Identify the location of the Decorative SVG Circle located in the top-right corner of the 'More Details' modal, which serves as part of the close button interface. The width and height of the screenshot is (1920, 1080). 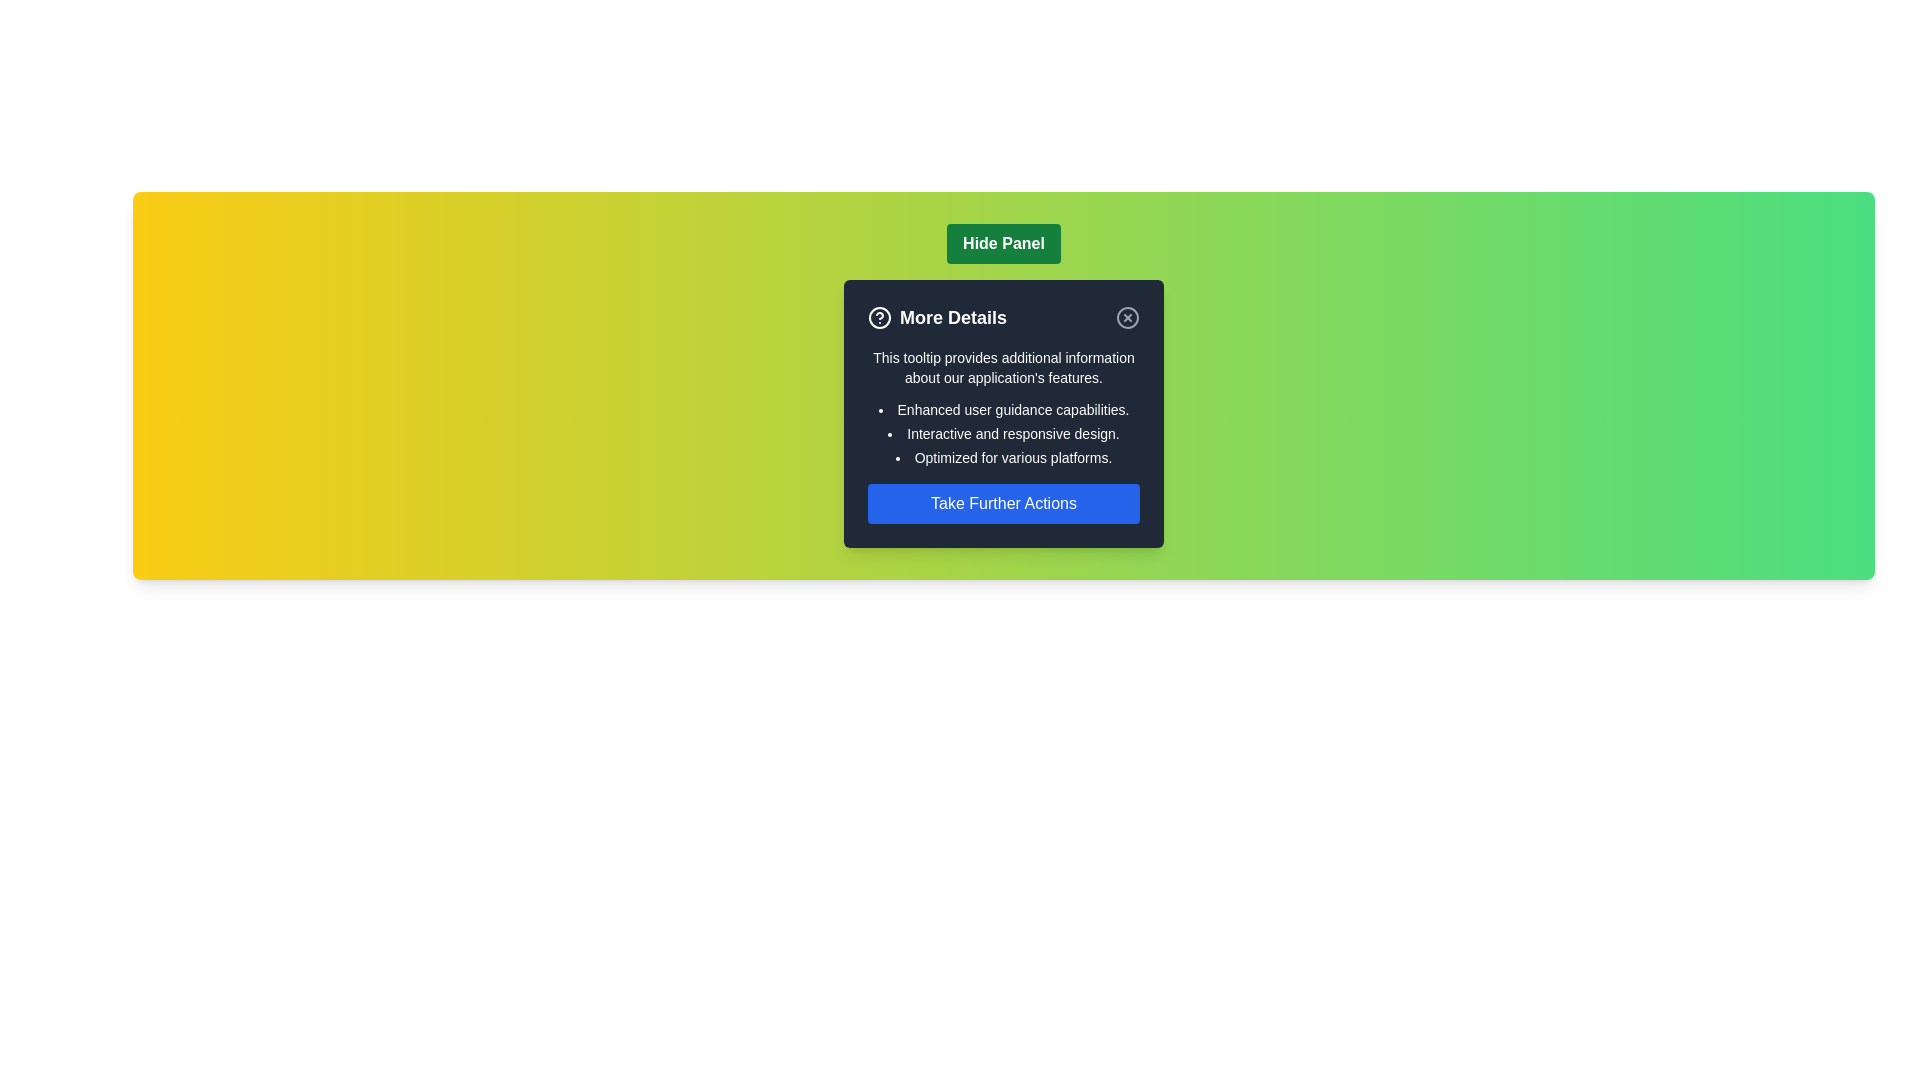
(1128, 316).